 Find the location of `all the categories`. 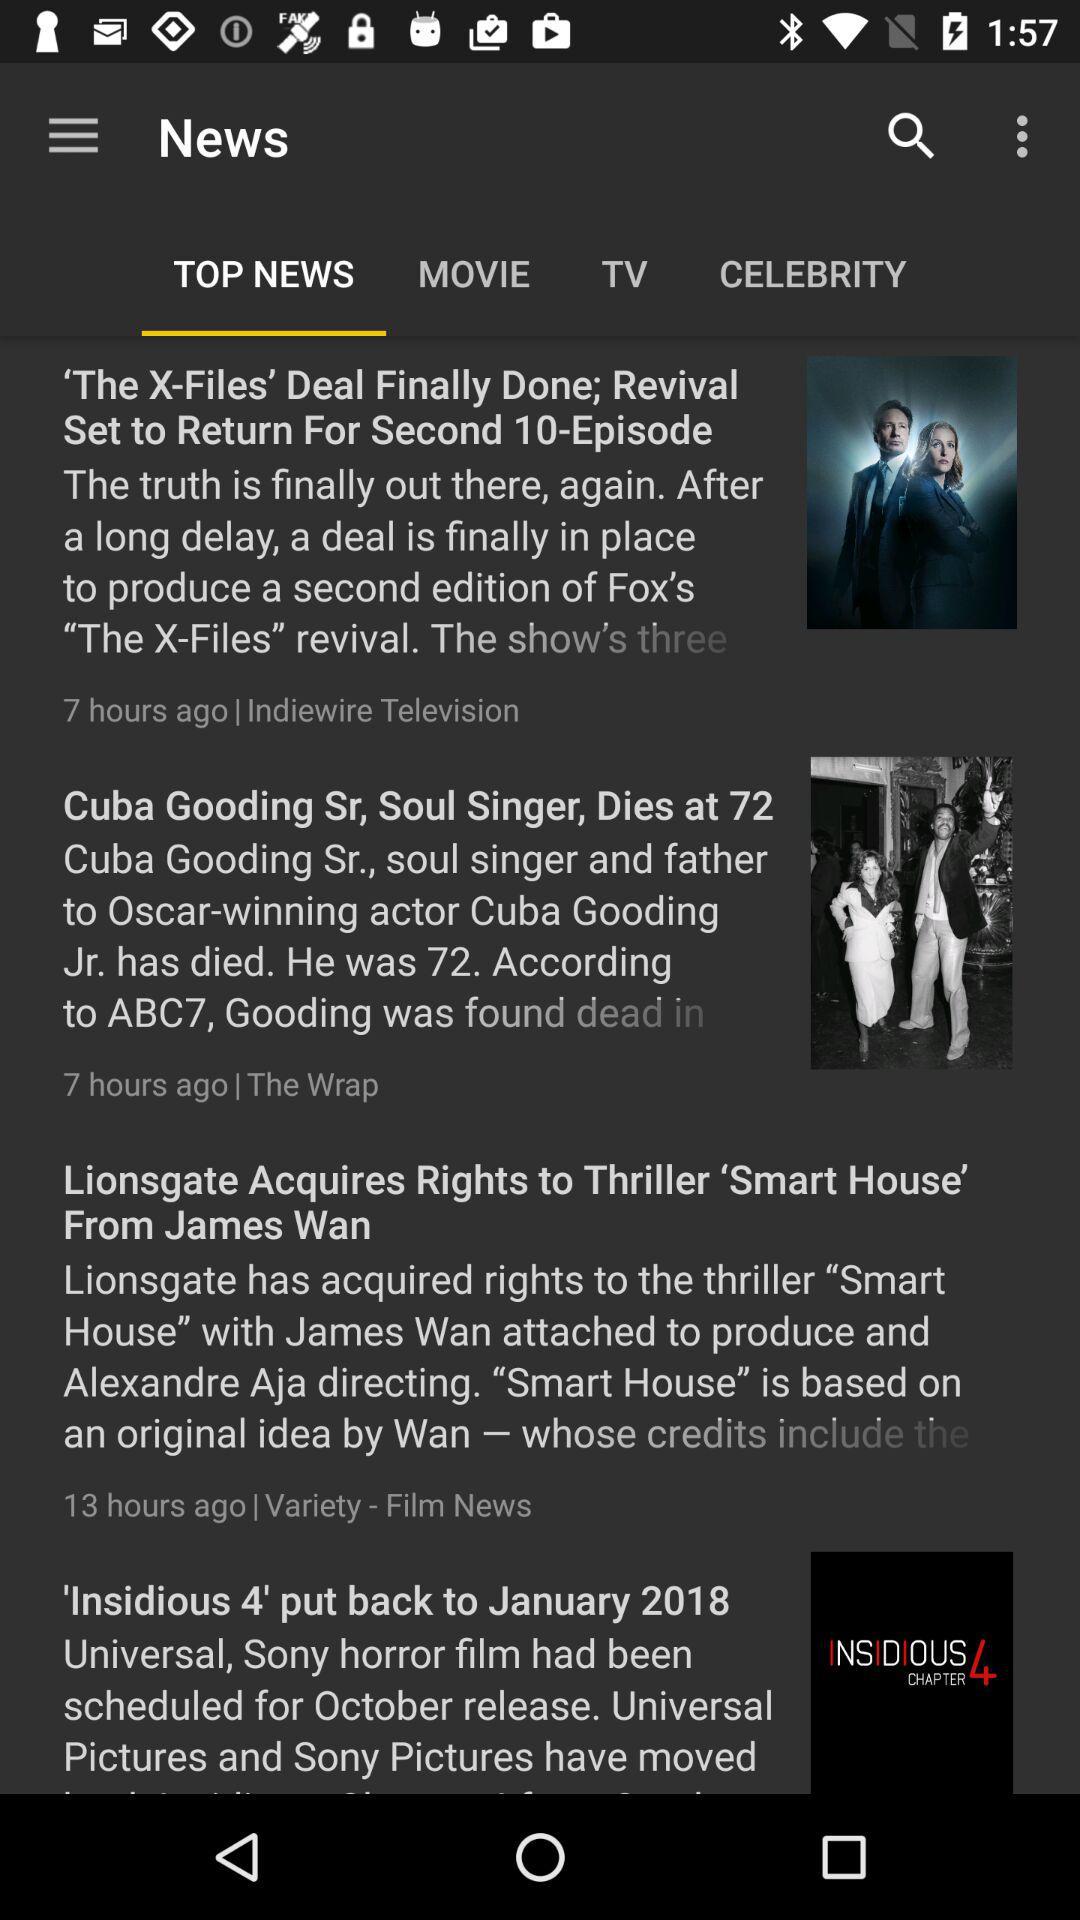

all the categories is located at coordinates (540, 272).